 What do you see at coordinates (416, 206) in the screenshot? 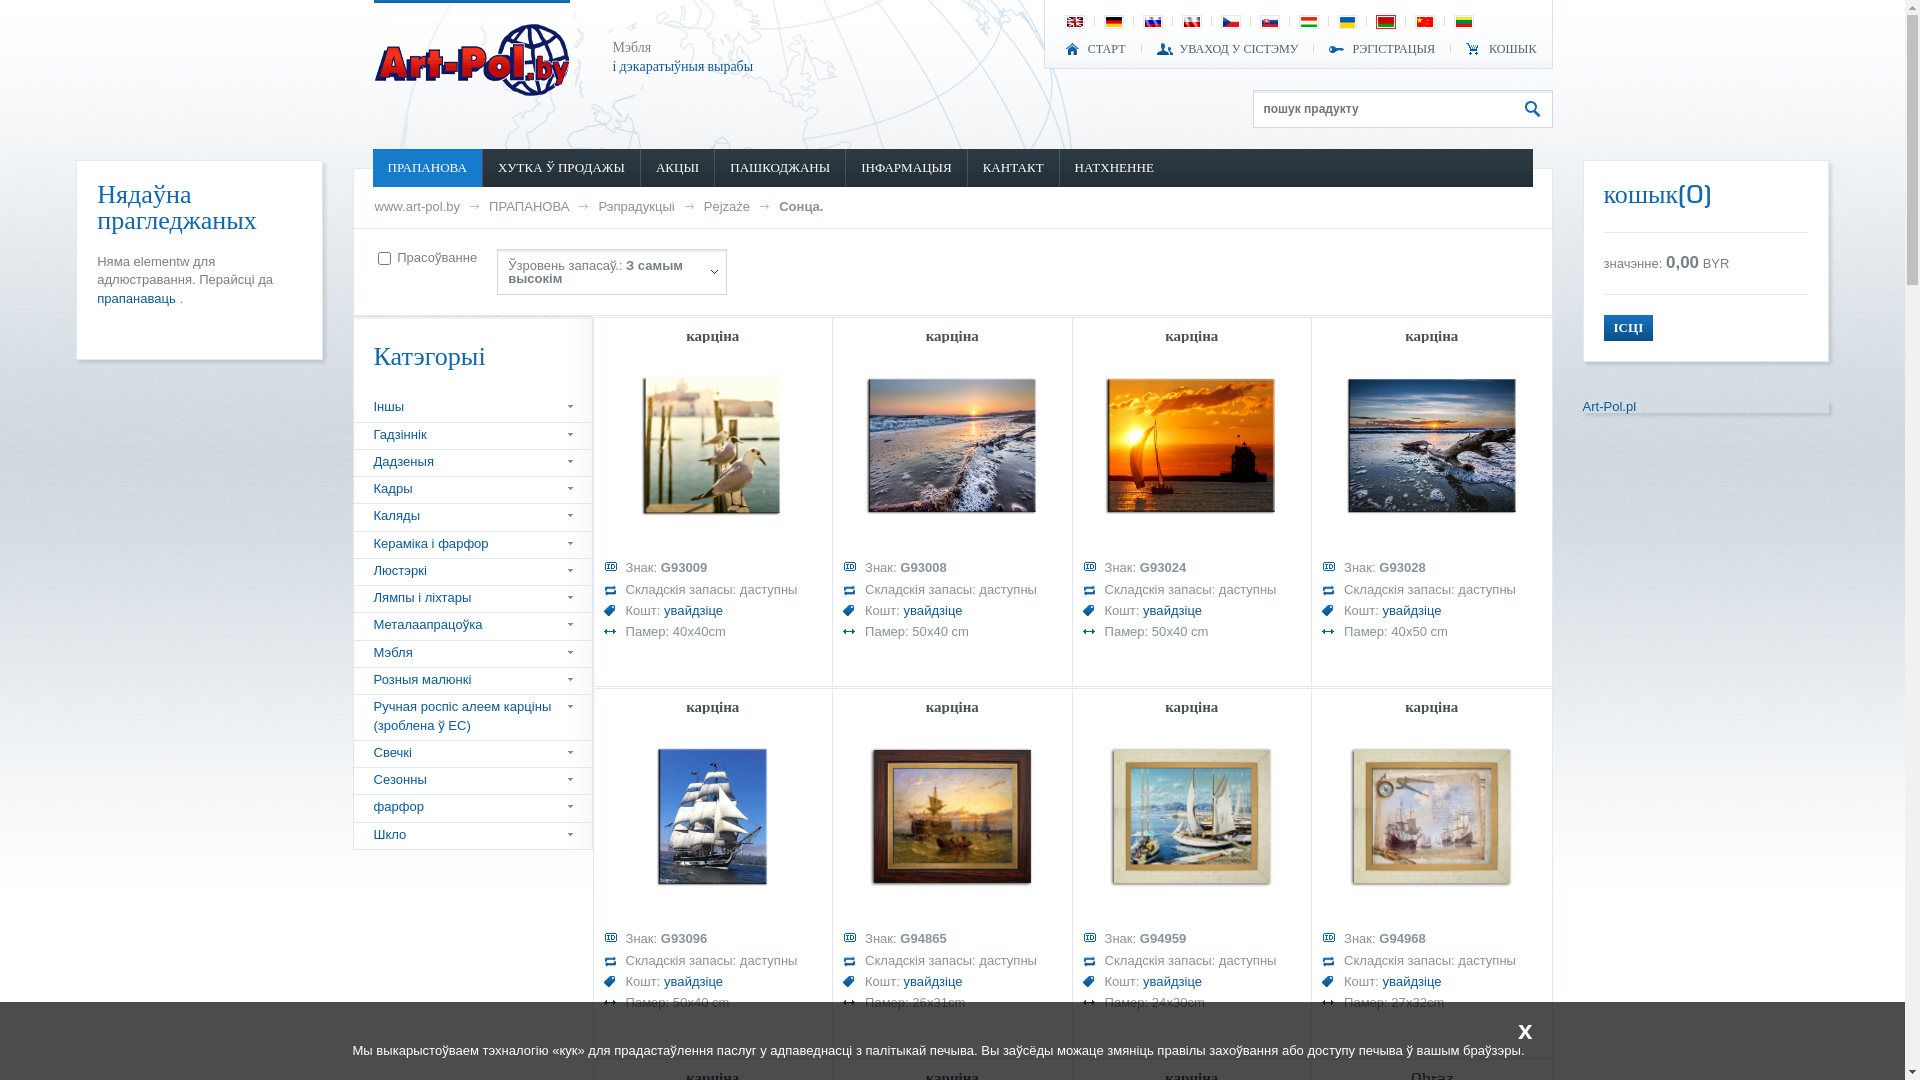
I see `'www.art-pol.by'` at bounding box center [416, 206].